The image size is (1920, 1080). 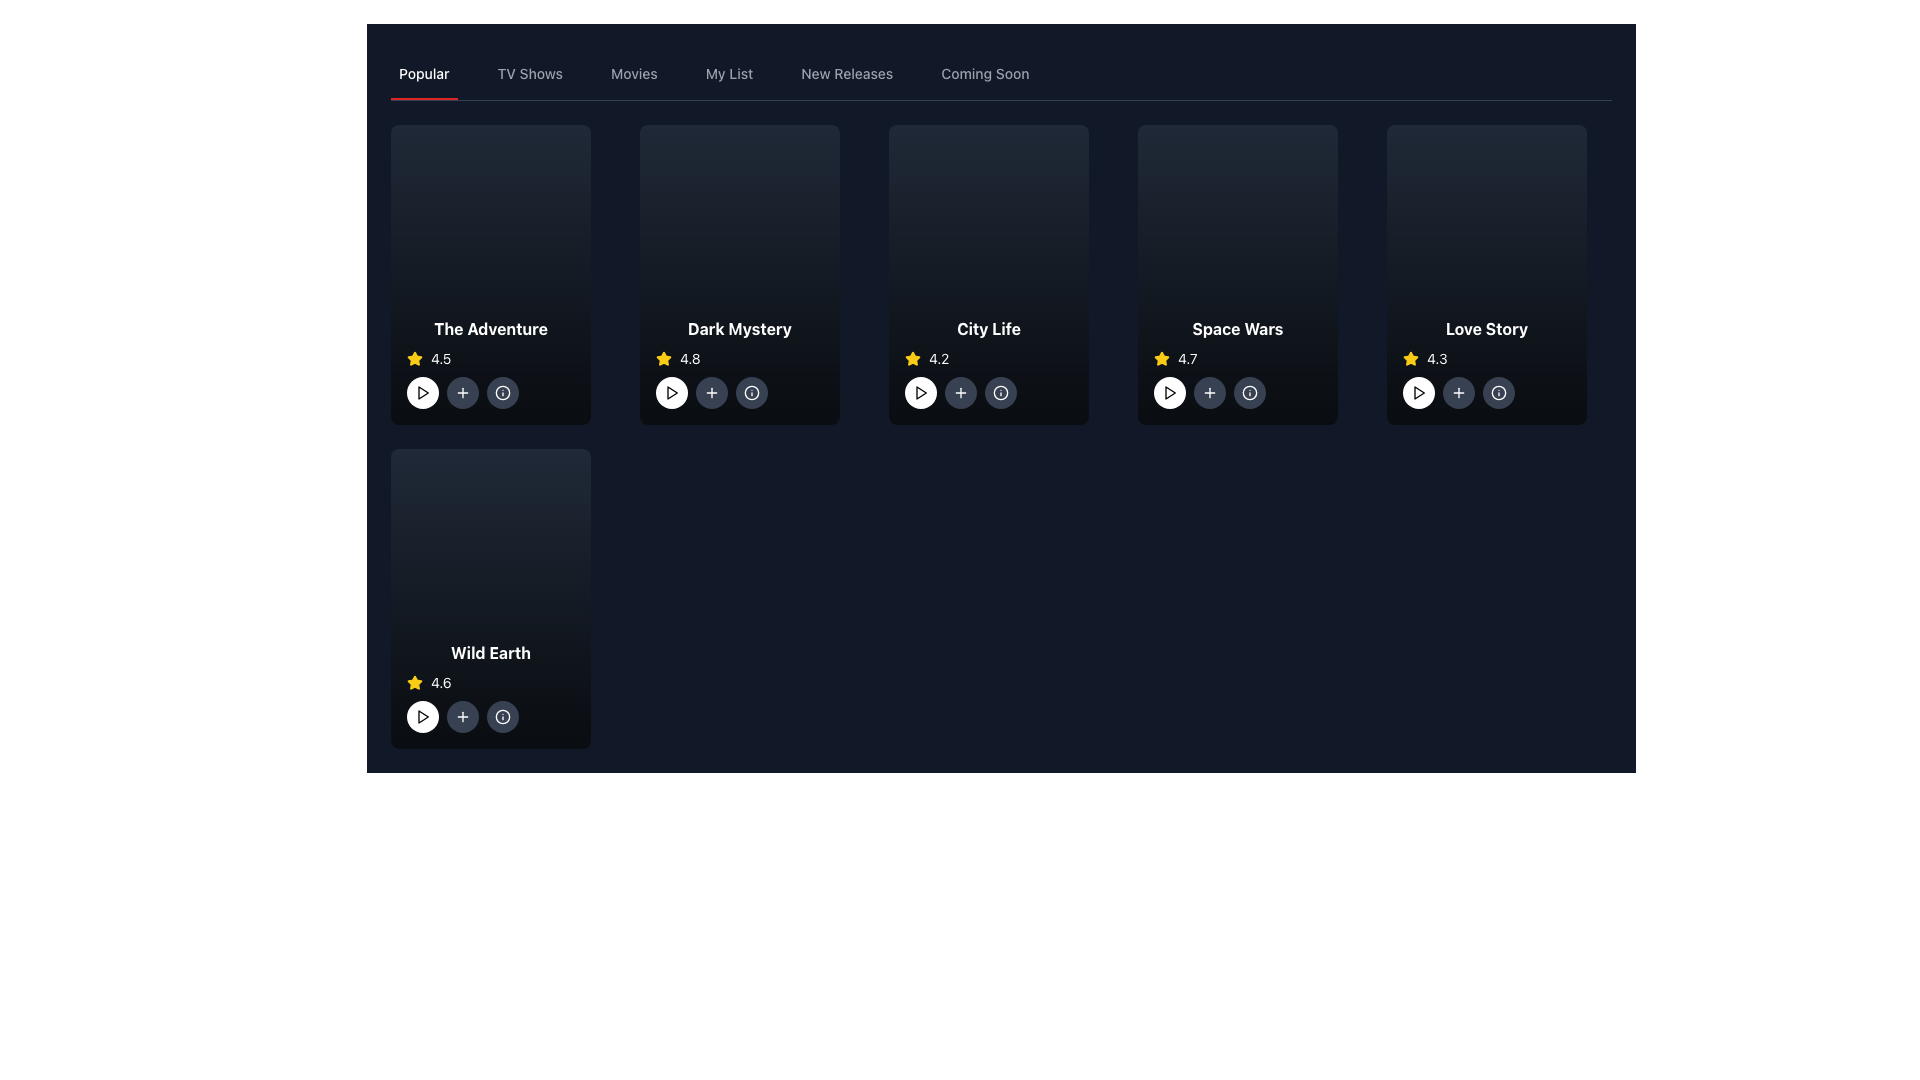 What do you see at coordinates (421, 716) in the screenshot?
I see `the play button located at the lower left of the 'Wild Earth' card` at bounding box center [421, 716].